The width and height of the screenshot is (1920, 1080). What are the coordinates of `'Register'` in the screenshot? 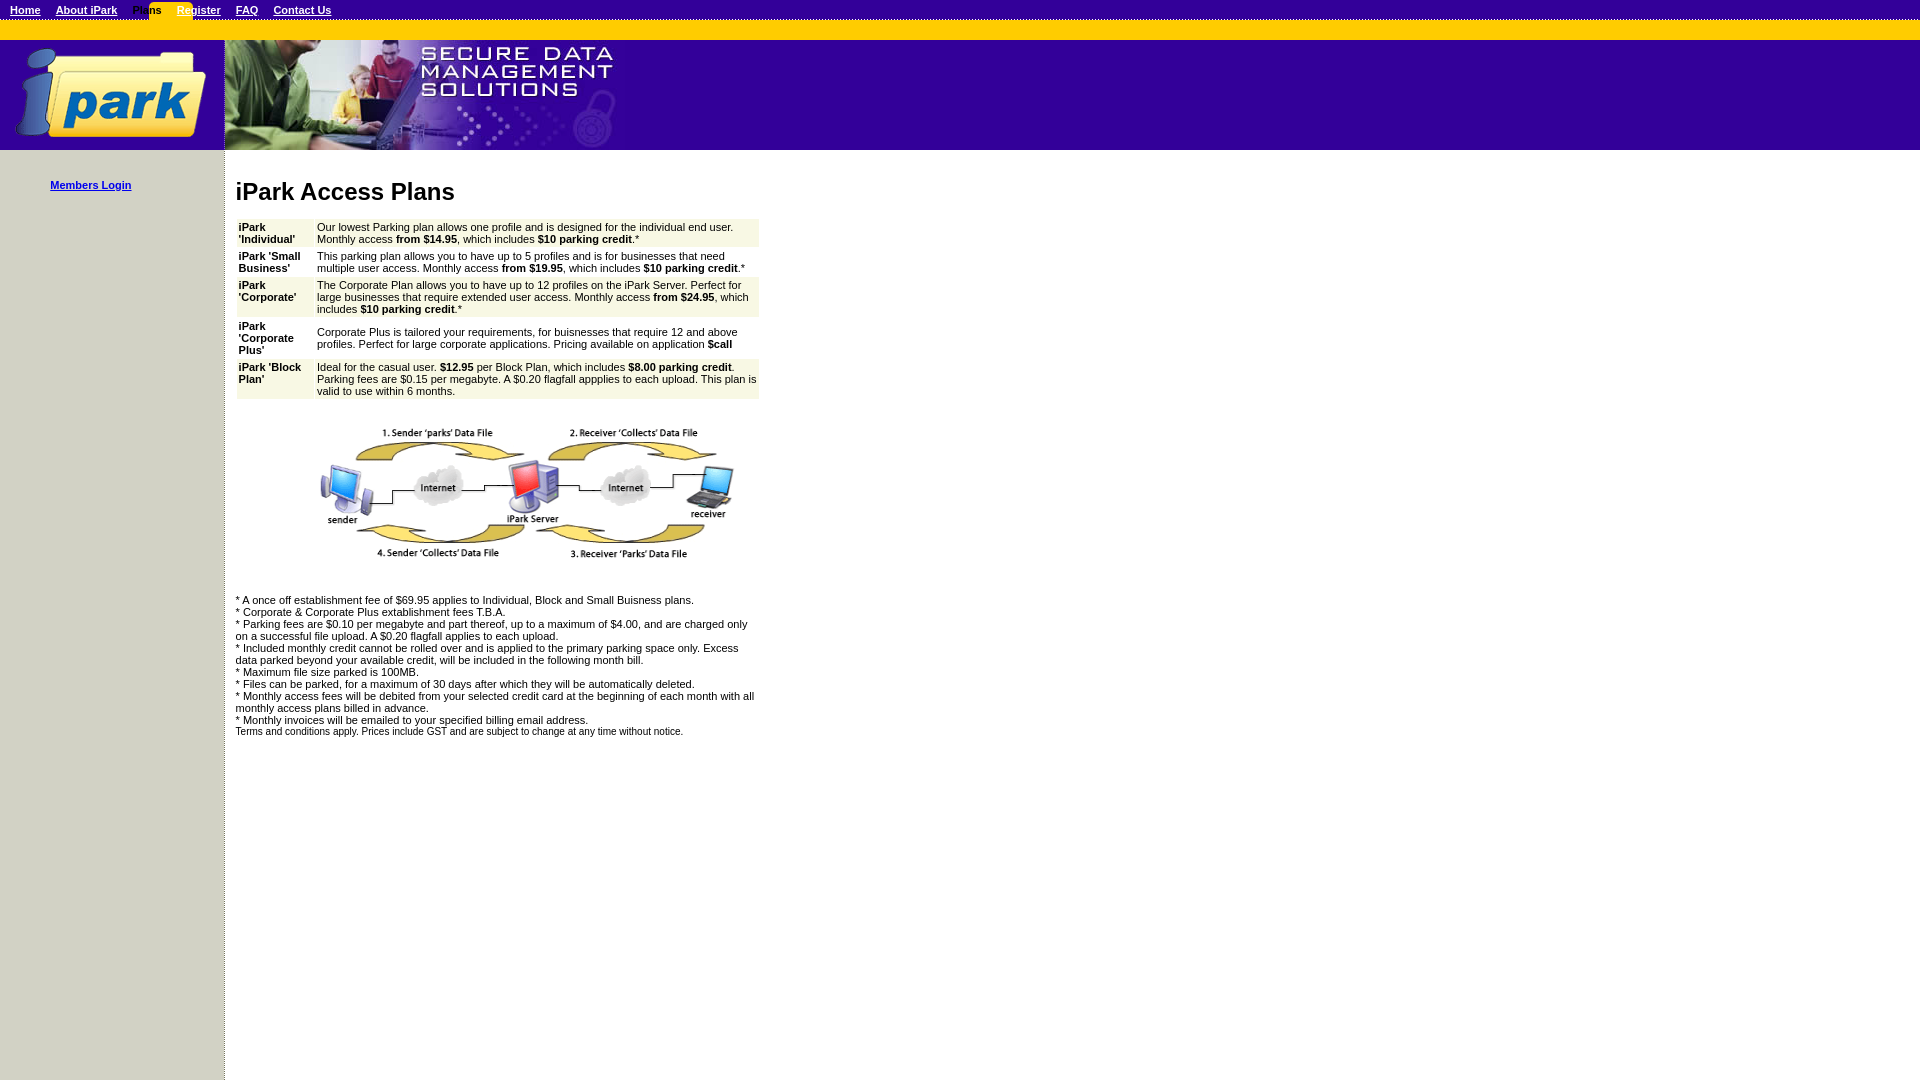 It's located at (198, 10).